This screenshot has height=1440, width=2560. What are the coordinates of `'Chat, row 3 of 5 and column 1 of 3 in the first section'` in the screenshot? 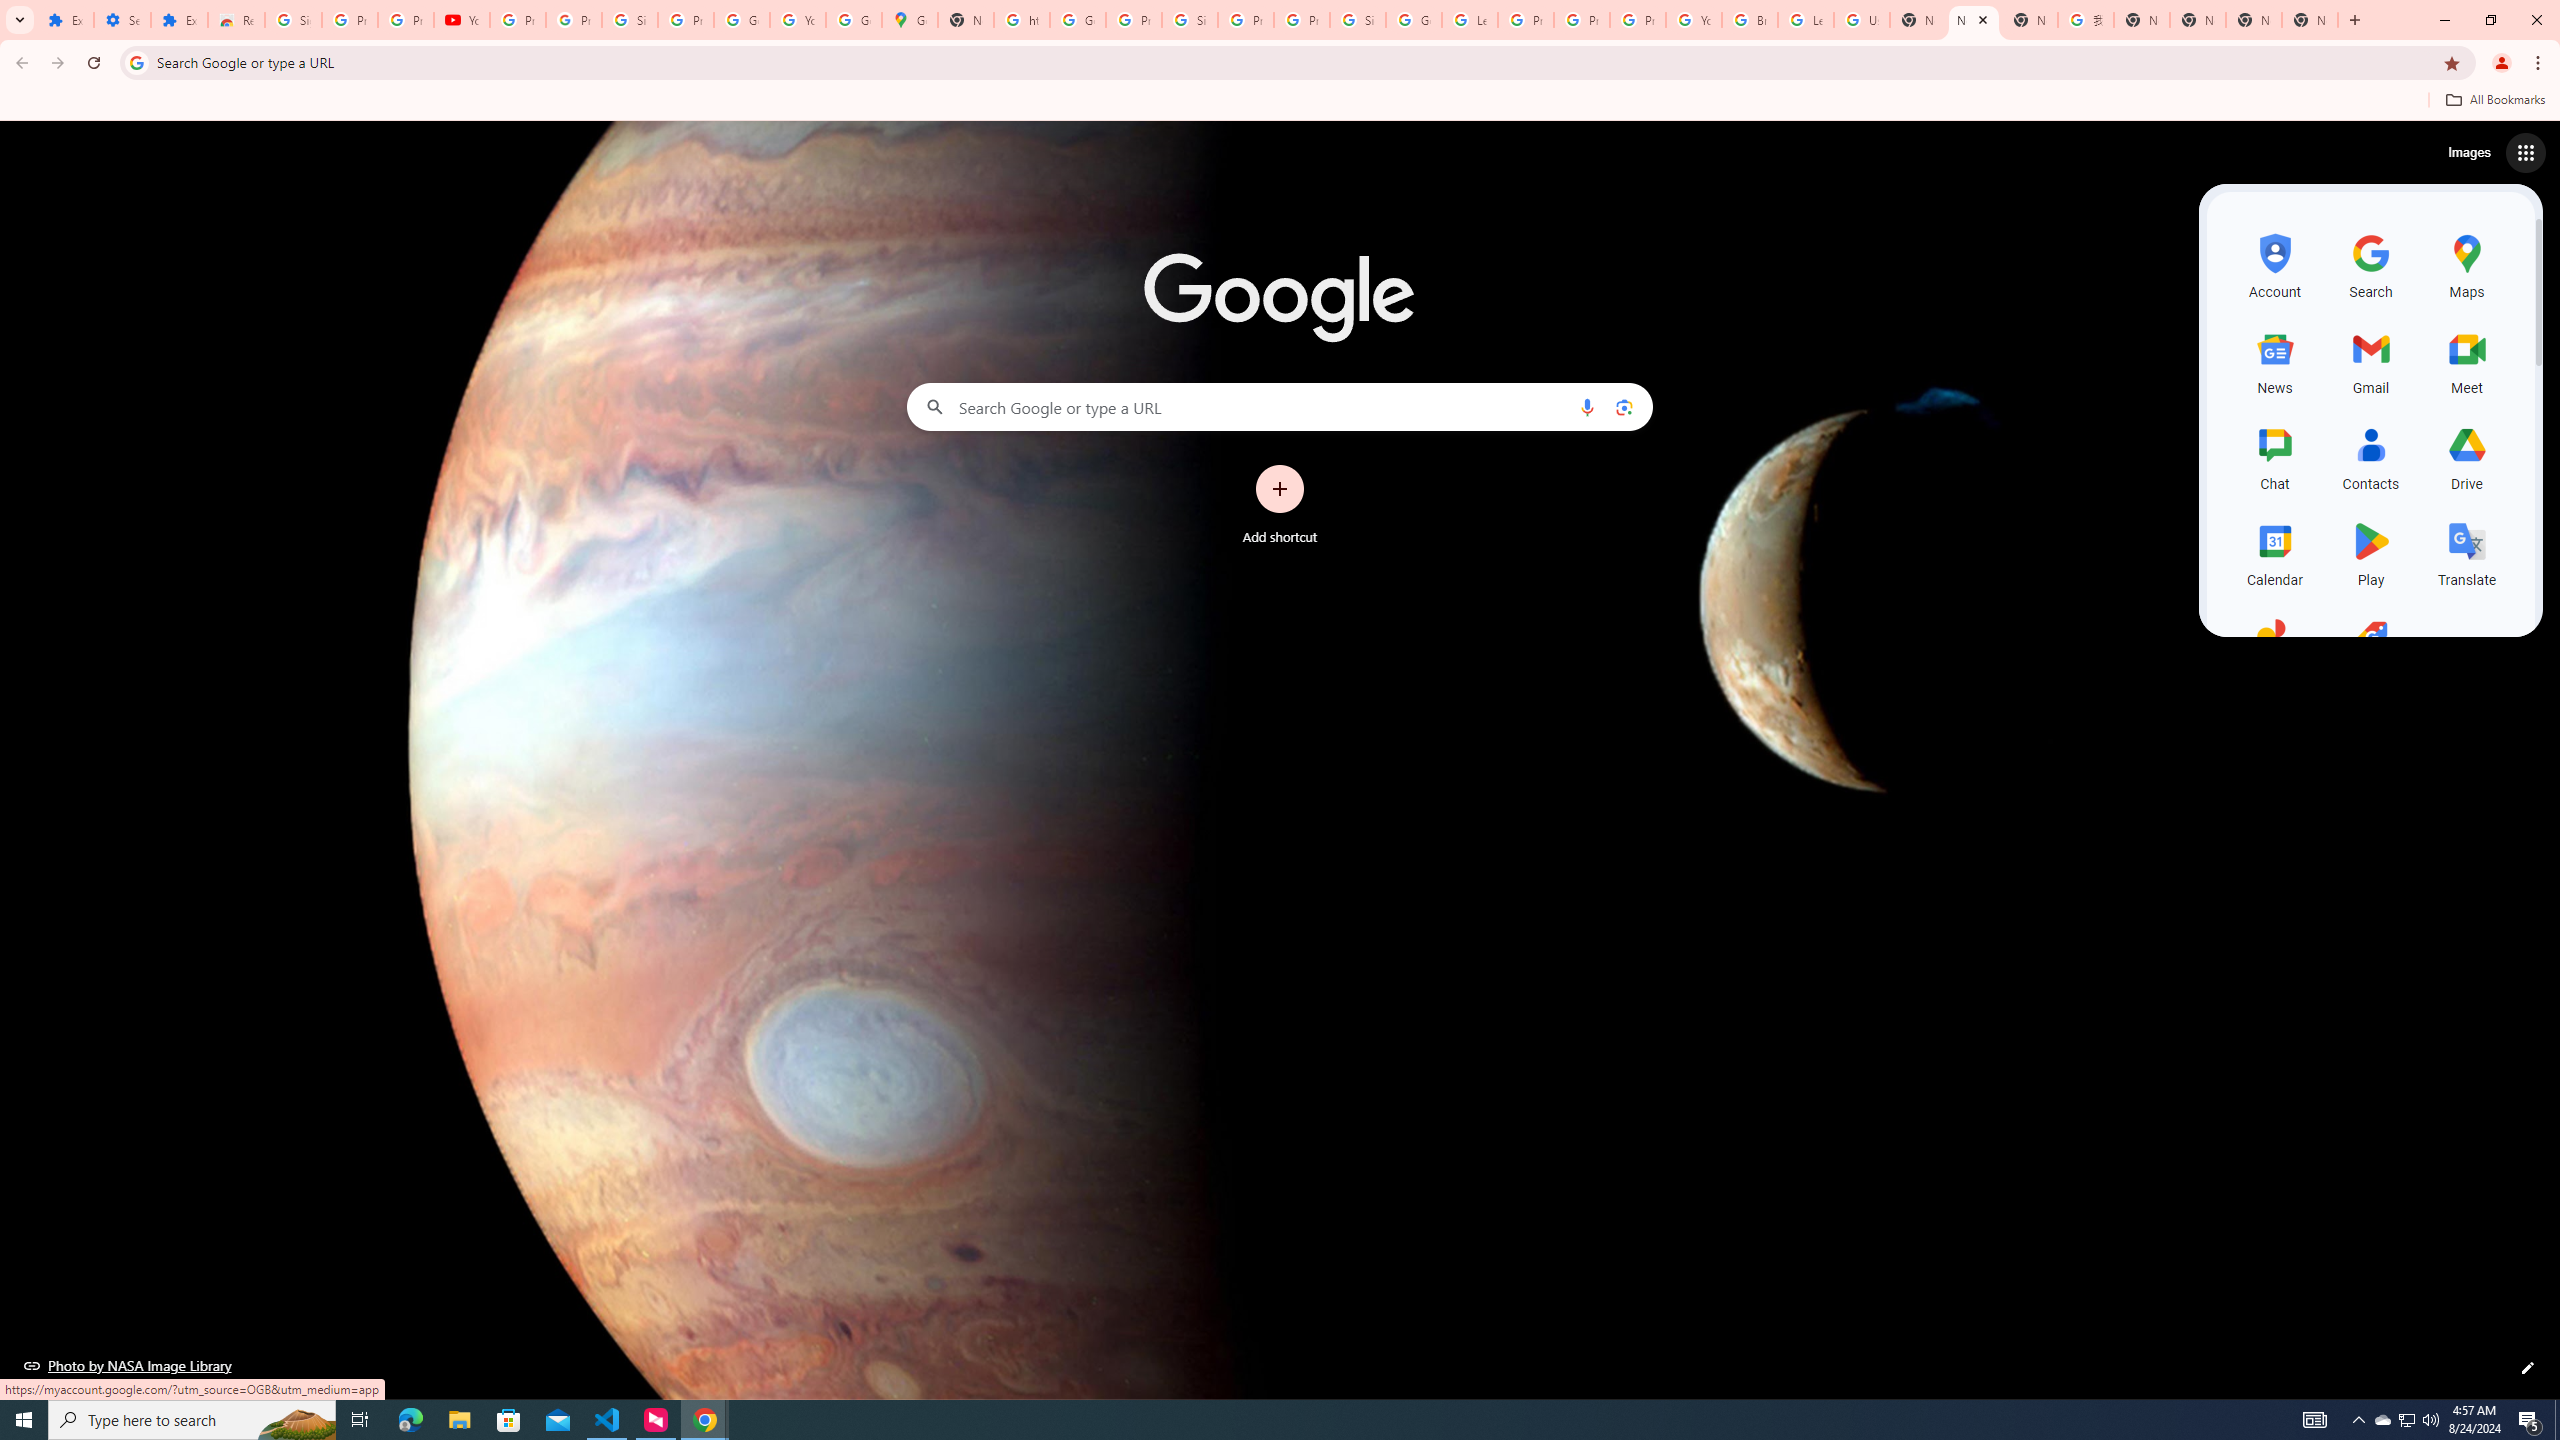 It's located at (2274, 455).